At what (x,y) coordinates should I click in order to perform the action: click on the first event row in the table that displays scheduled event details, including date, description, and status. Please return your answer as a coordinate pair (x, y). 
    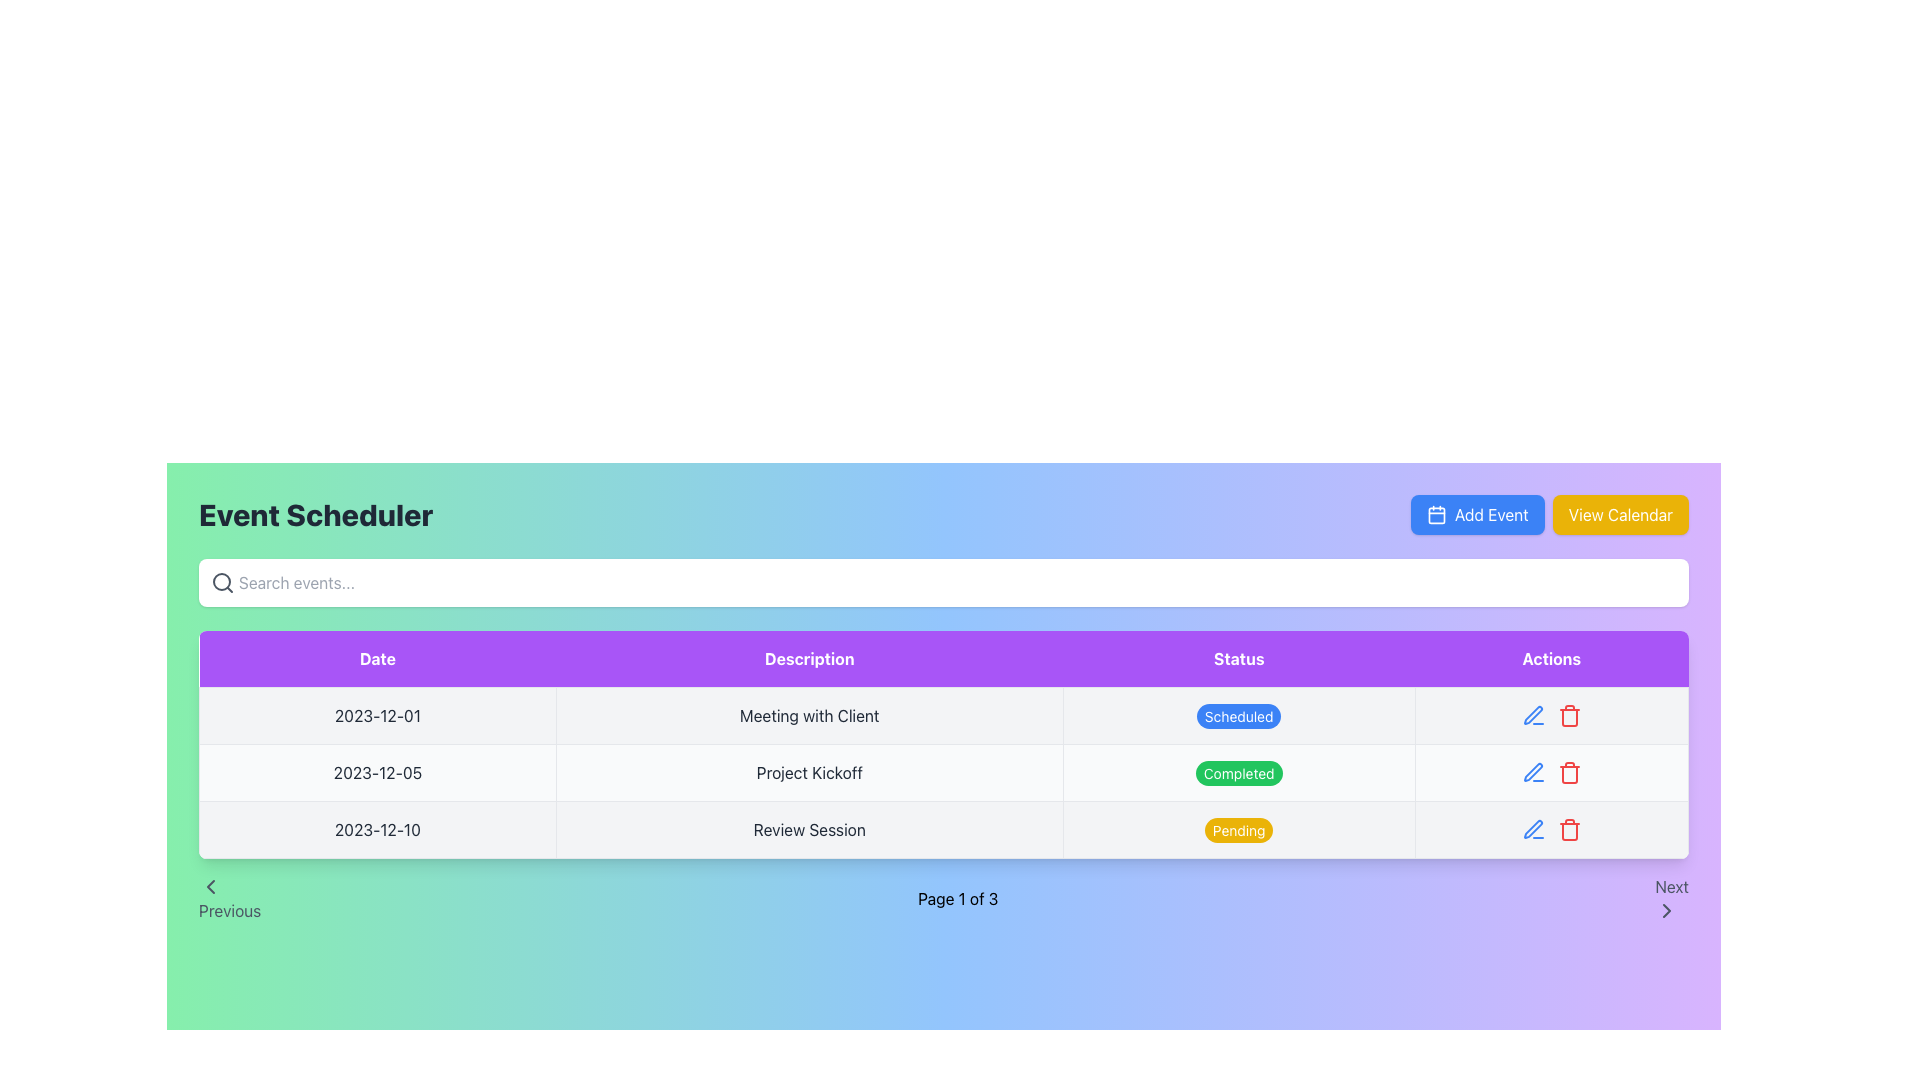
    Looking at the image, I should click on (943, 715).